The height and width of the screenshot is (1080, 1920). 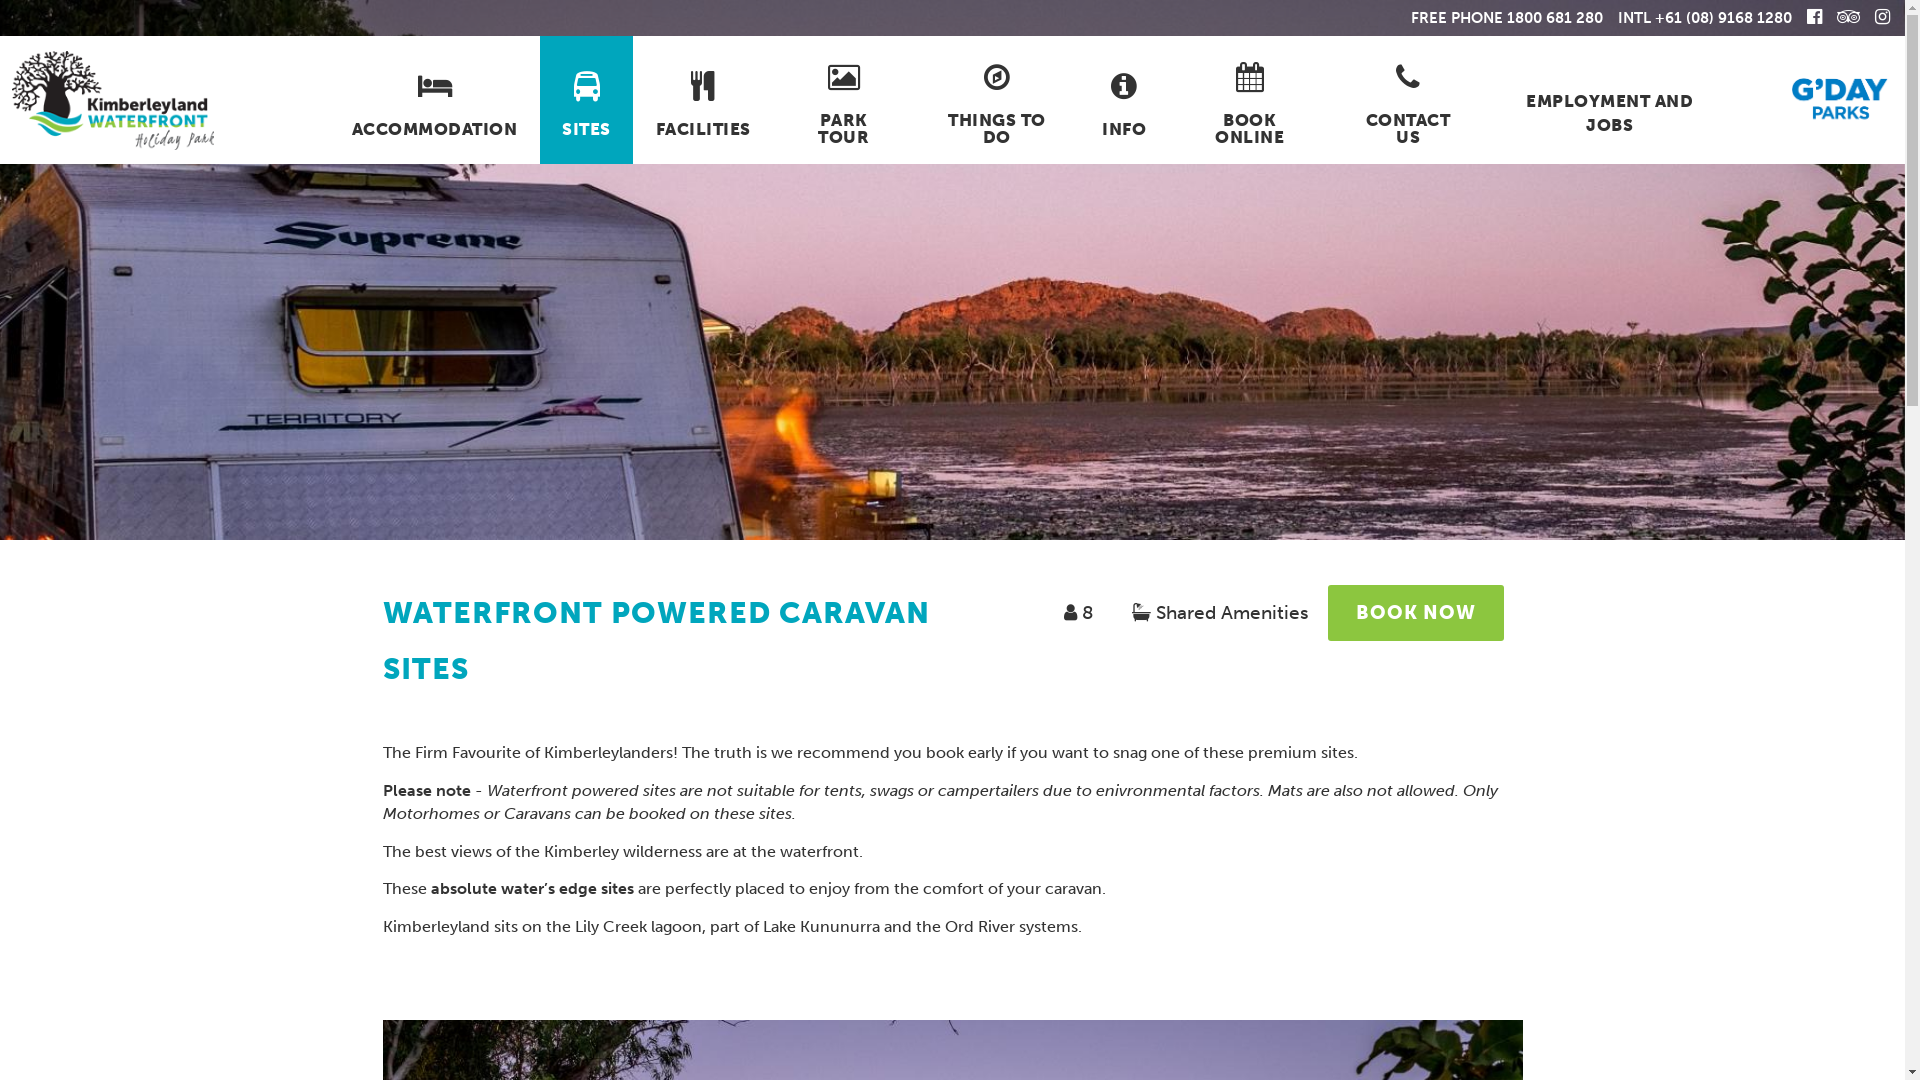 What do you see at coordinates (1249, 100) in the screenshot?
I see `'BOOK ONLINE'` at bounding box center [1249, 100].